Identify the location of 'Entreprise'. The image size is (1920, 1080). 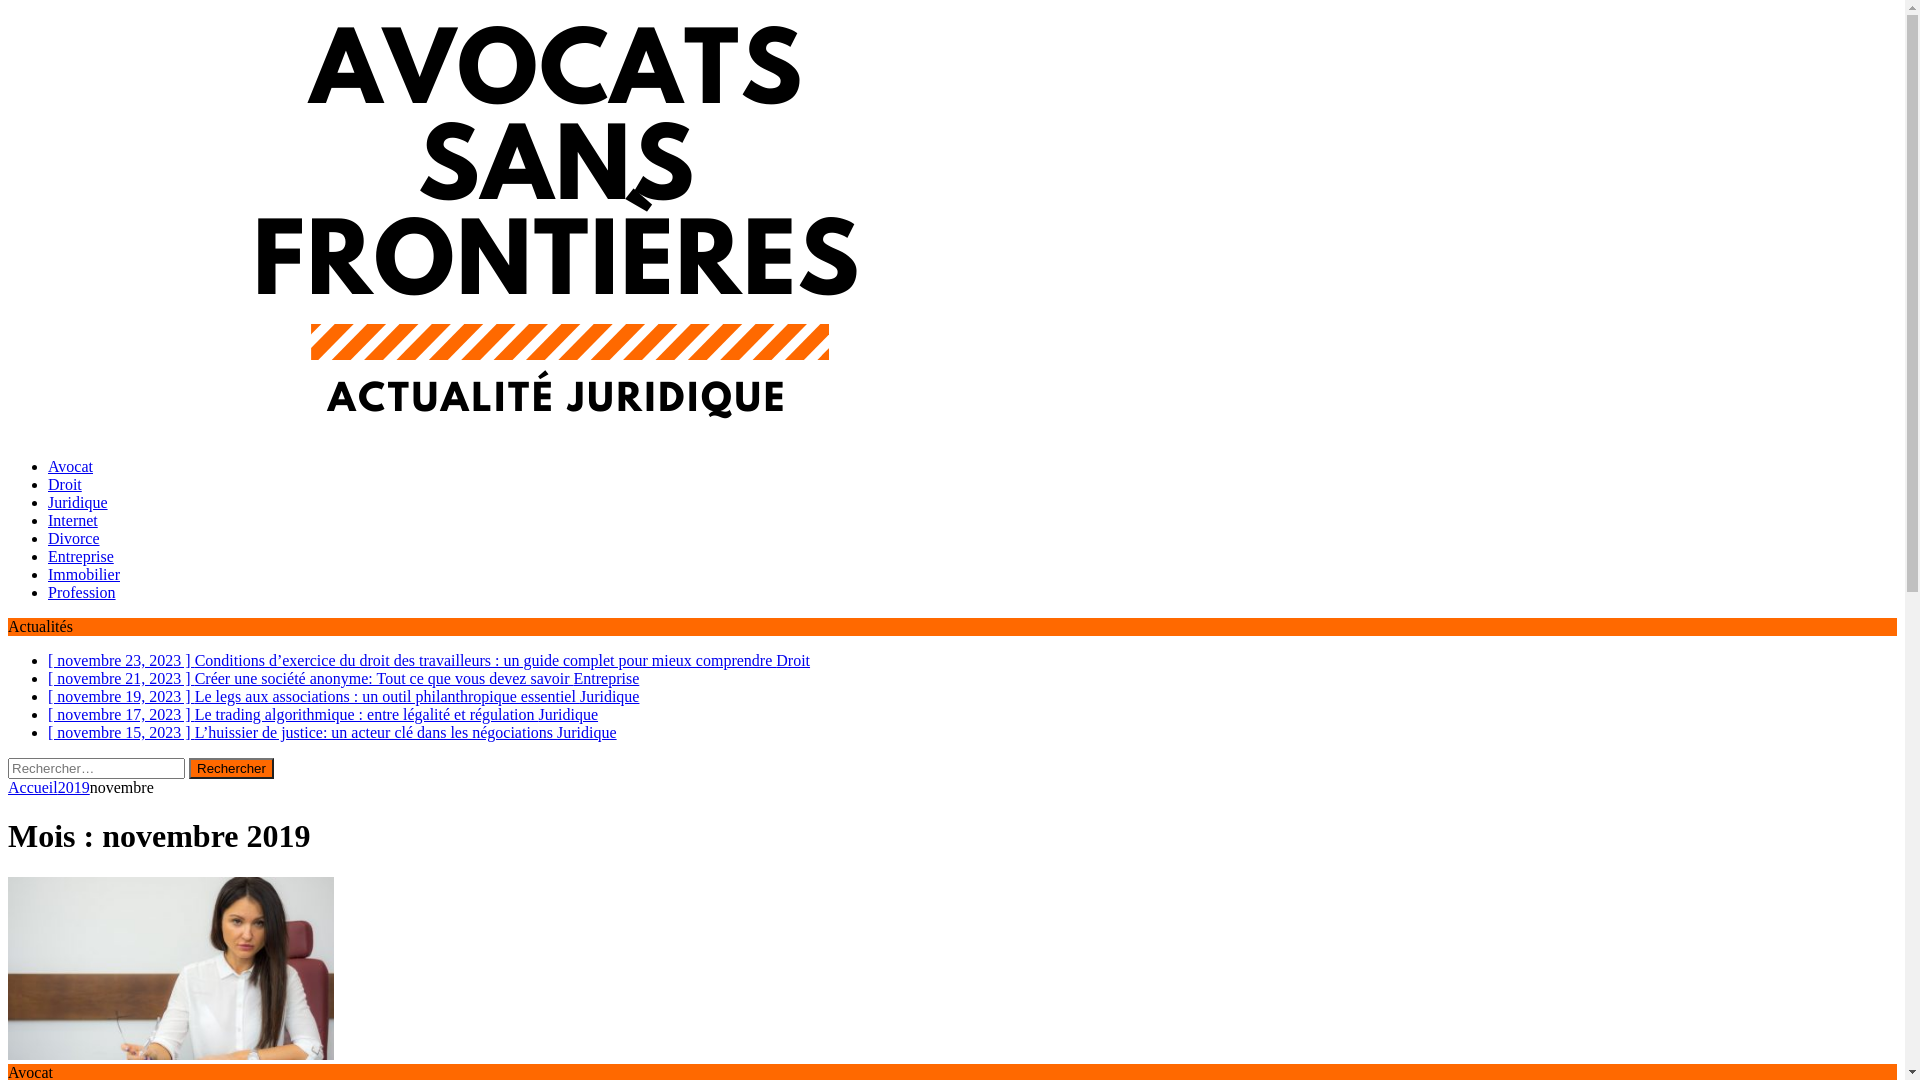
(80, 556).